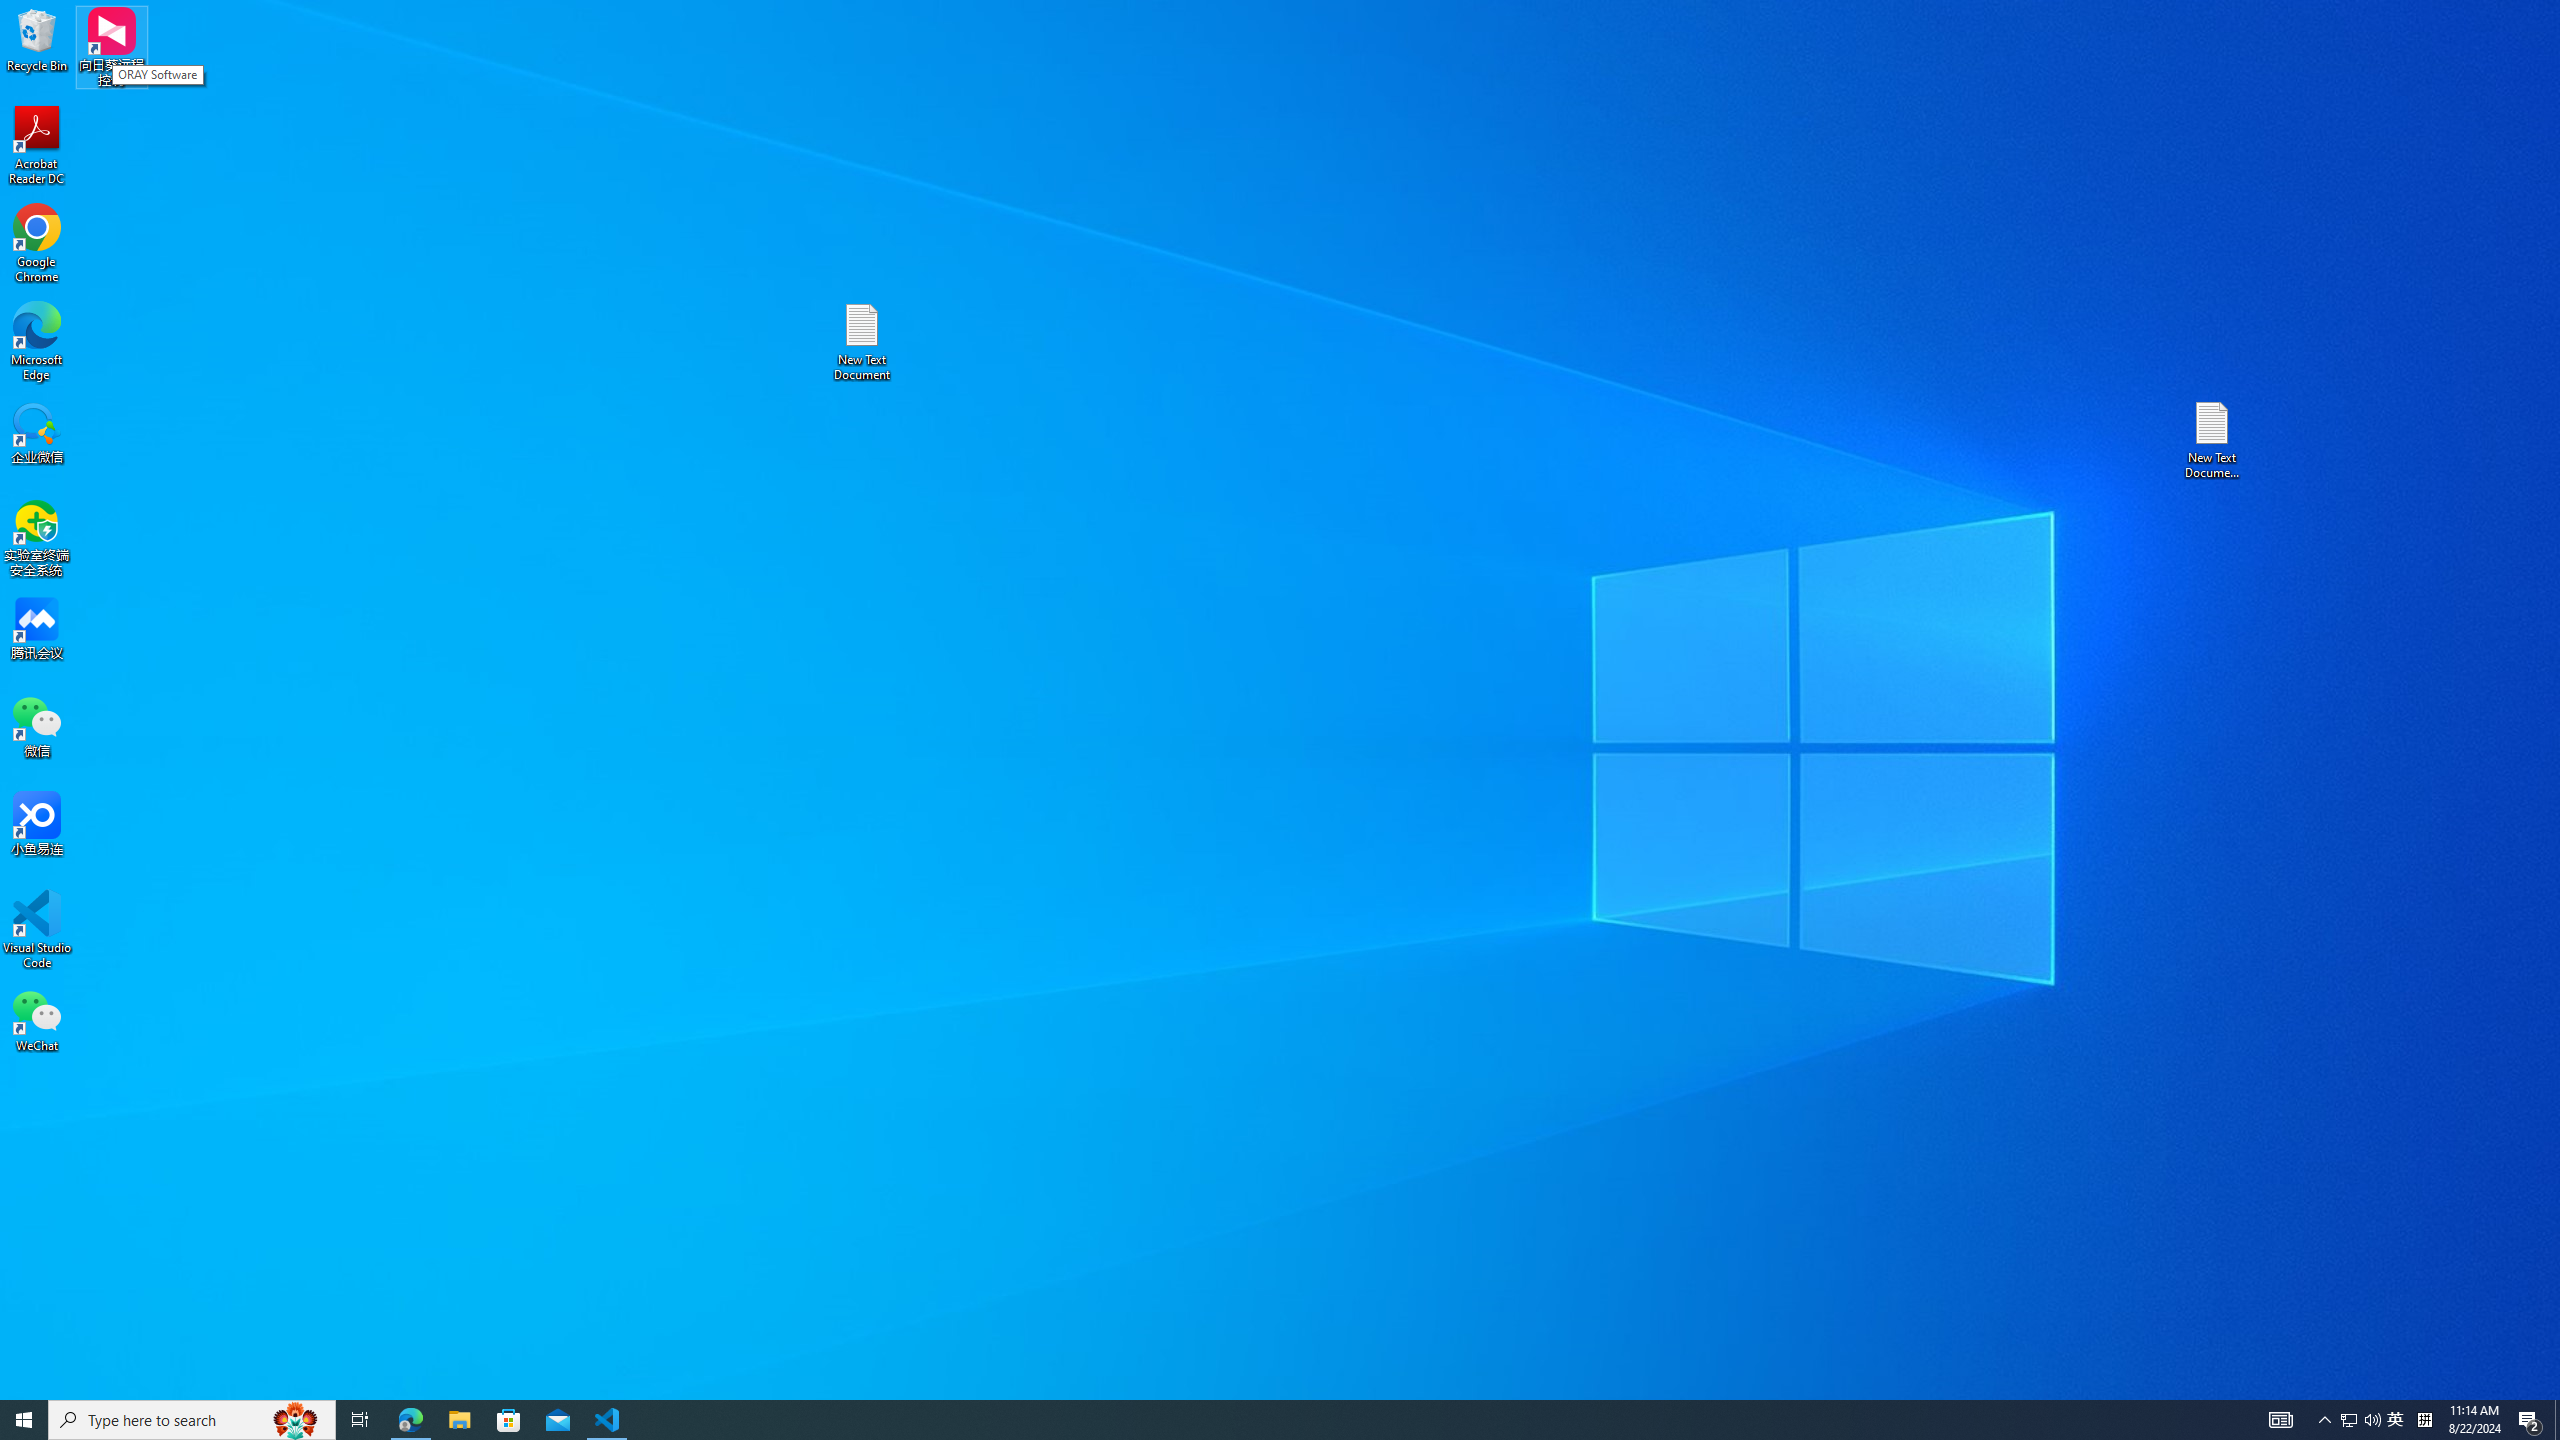 The width and height of the screenshot is (2560, 1440). What do you see at coordinates (36, 341) in the screenshot?
I see `'Microsoft Edge'` at bounding box center [36, 341].